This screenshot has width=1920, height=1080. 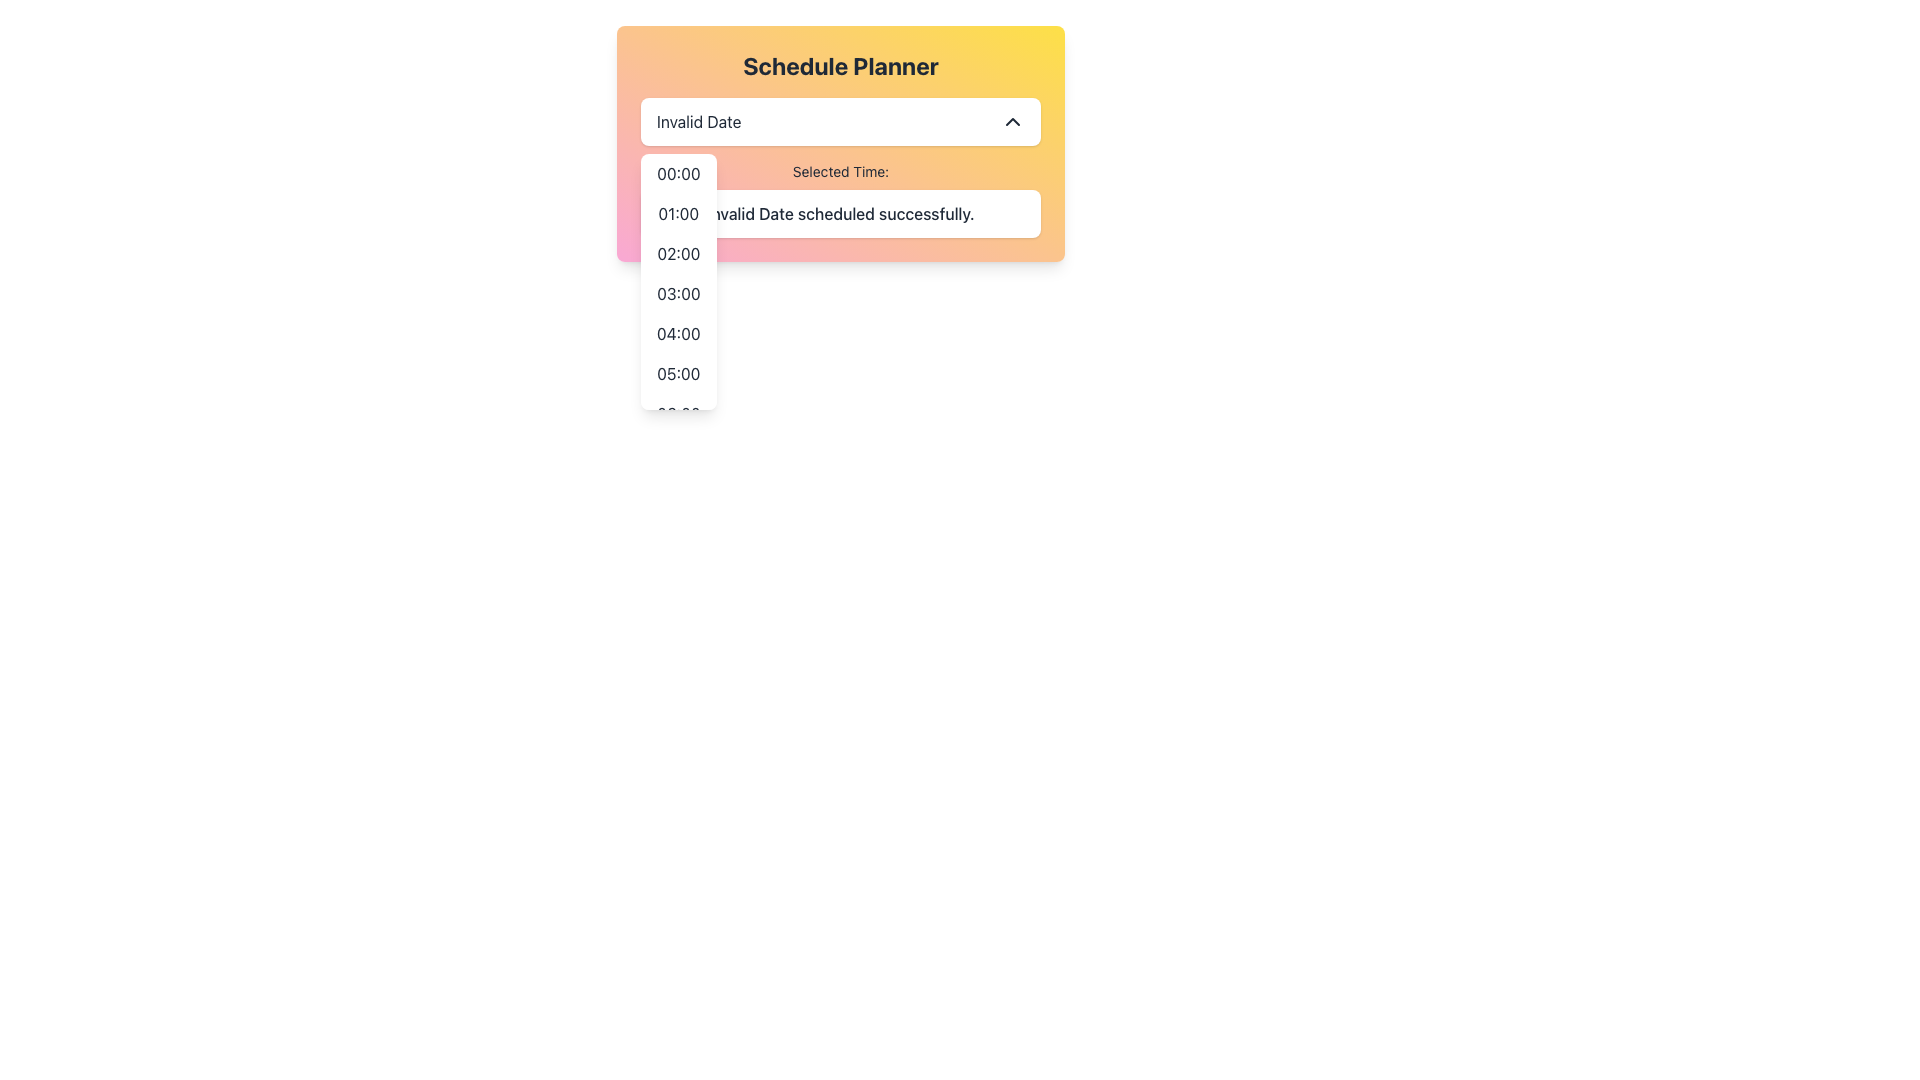 What do you see at coordinates (840, 213) in the screenshot?
I see `the Informational message box displaying 'Invalid Date scheduled successfully.' which is located below the 'Selected Time:' label and to the right of the time slots dropdown` at bounding box center [840, 213].